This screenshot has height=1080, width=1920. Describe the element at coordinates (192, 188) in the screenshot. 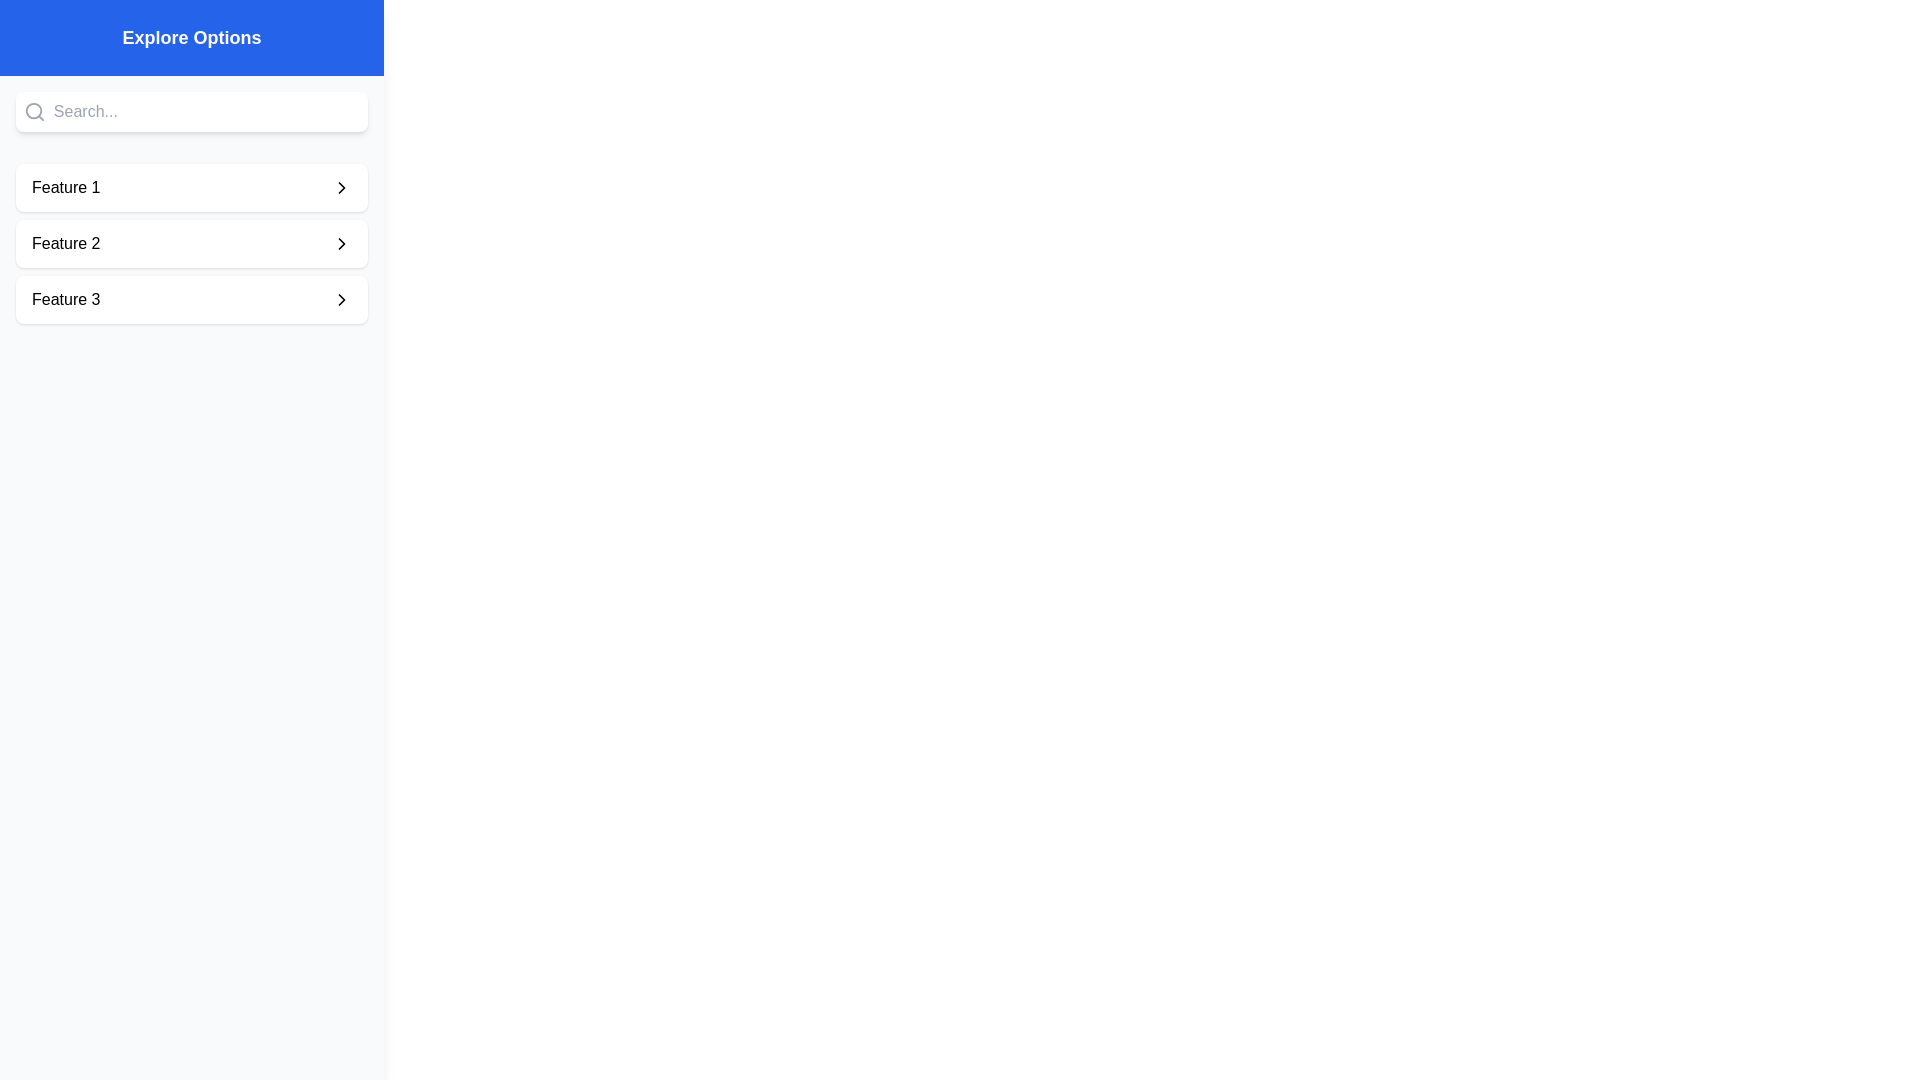

I see `the button corresponding to Feature 1` at that location.